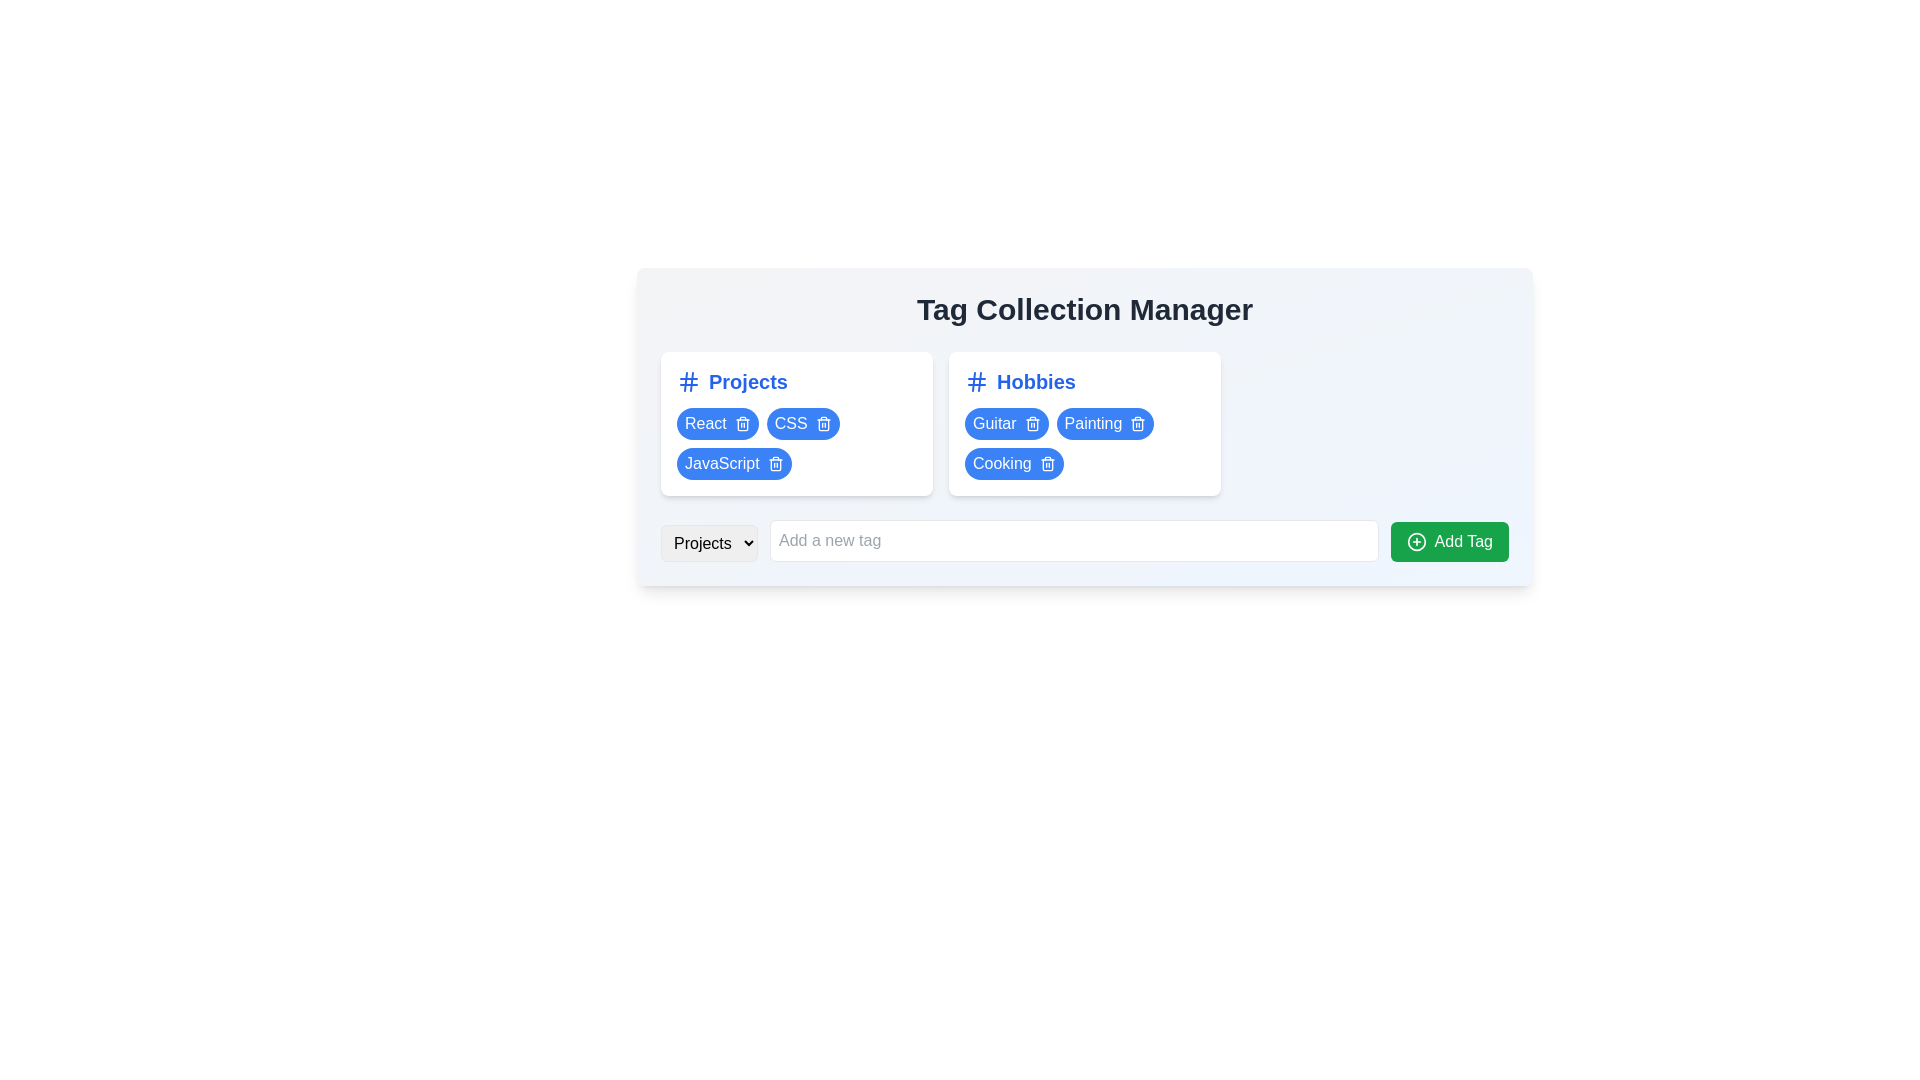  I want to click on the delete button shaped like a trash can with a blue background, located at the rightmost side of the 'JavaScript' tag in the 'Projects' section, so click(774, 463).